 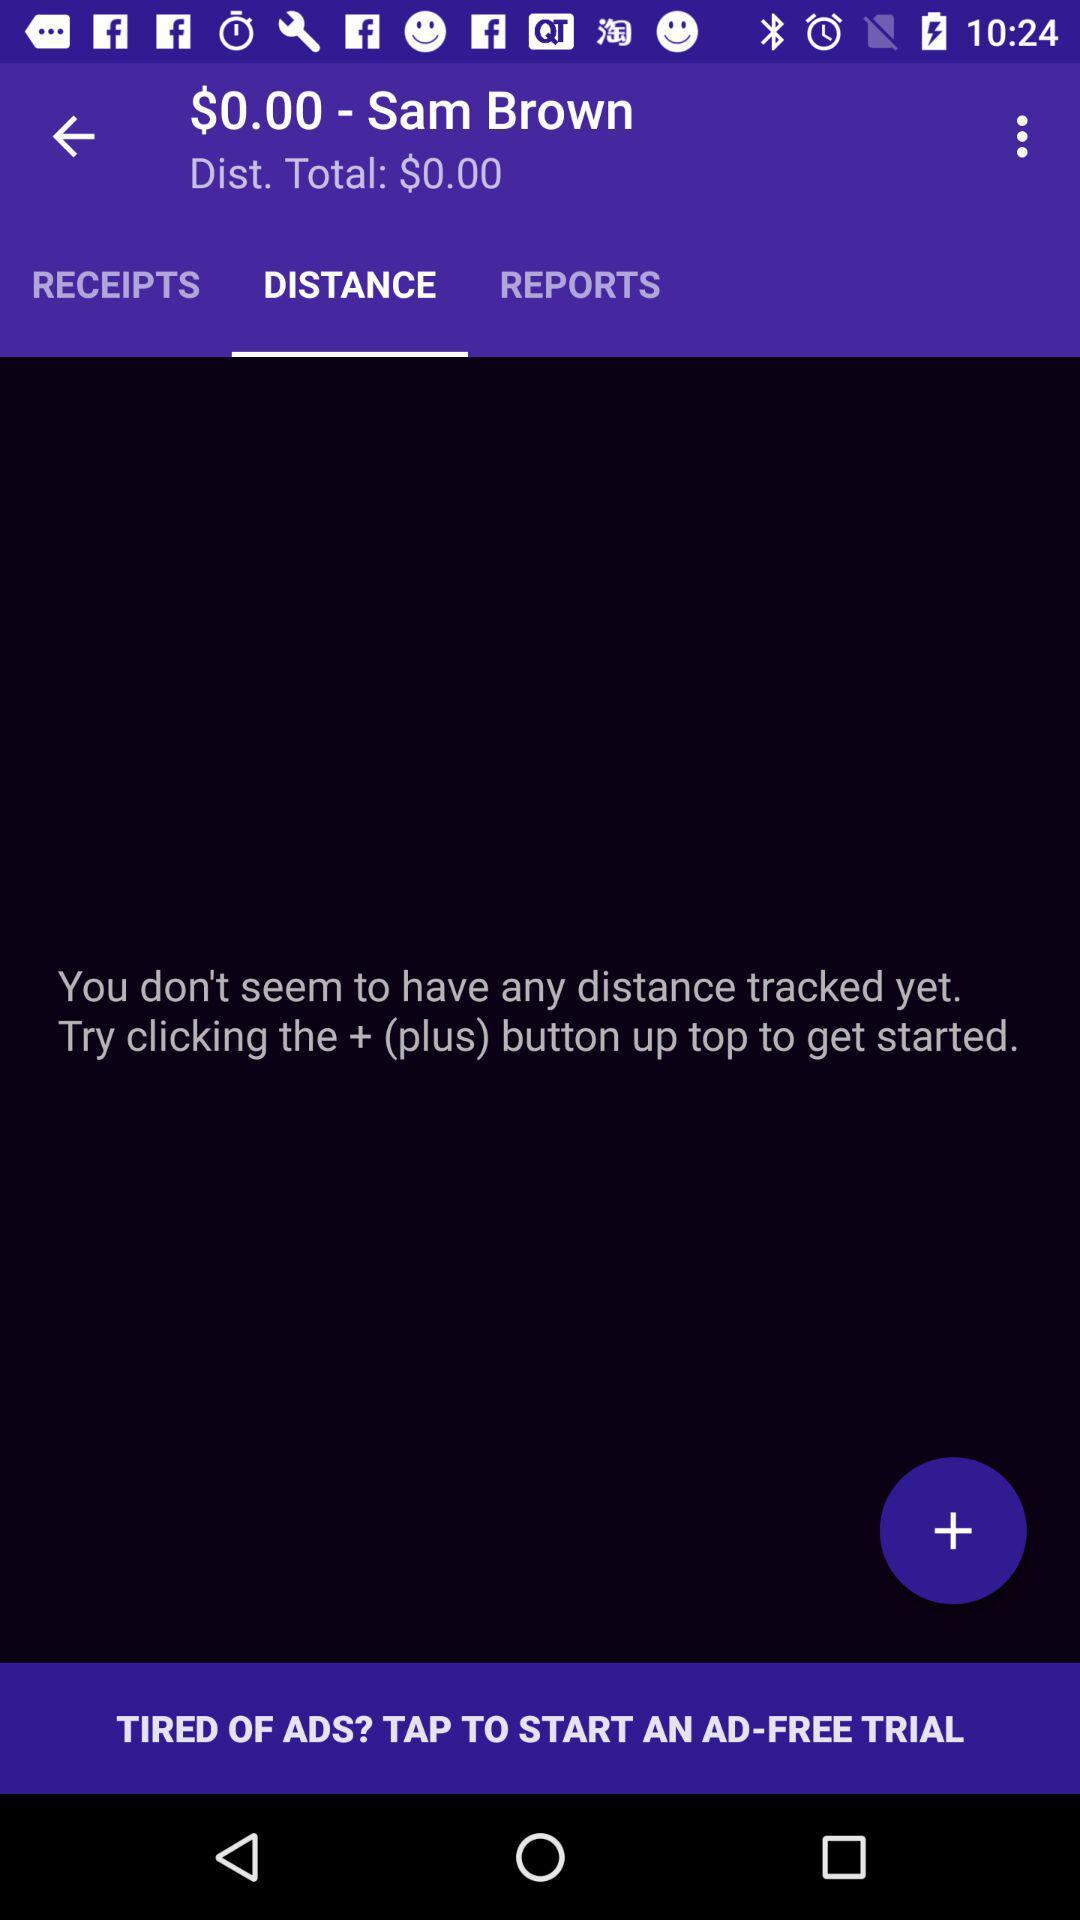 I want to click on the receipts, so click(x=115, y=282).